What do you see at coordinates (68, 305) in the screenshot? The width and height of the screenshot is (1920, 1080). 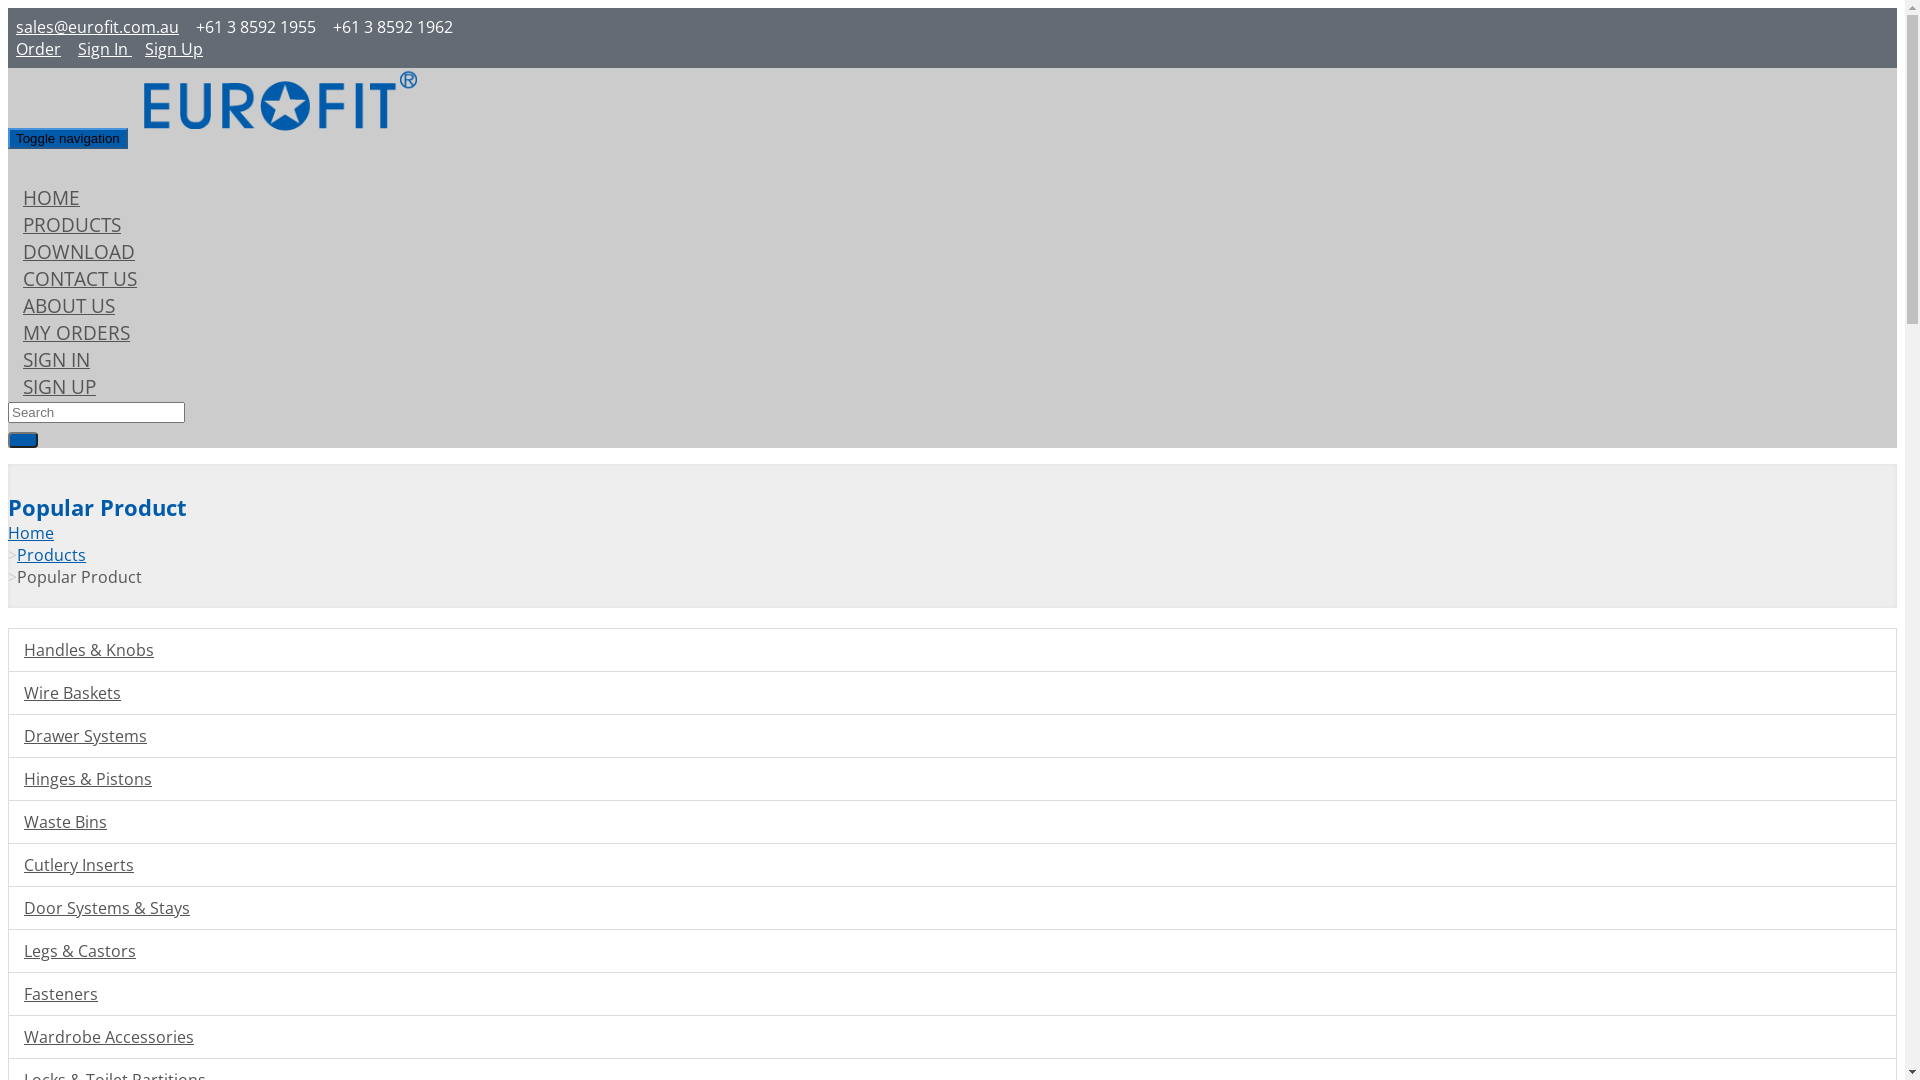 I see `'ABOUT US'` at bounding box center [68, 305].